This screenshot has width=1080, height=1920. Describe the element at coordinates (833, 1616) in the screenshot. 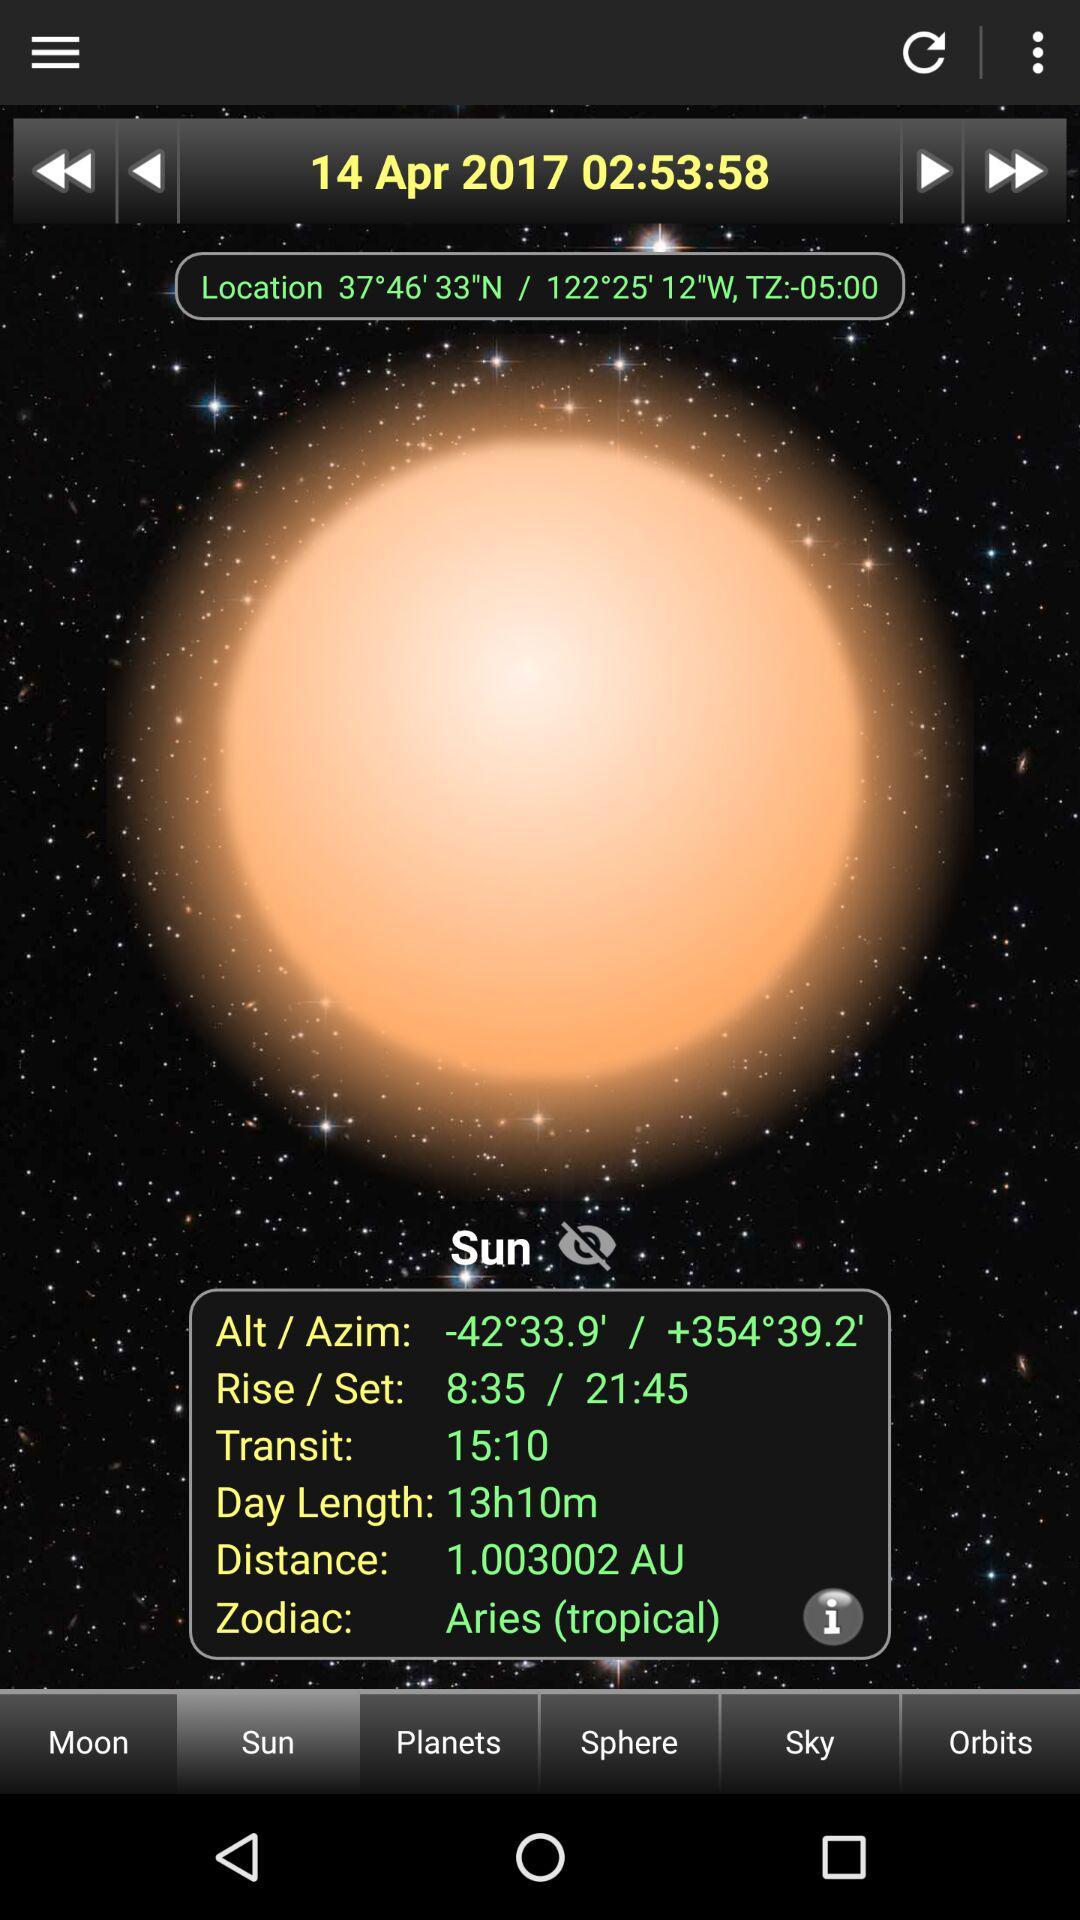

I see `the app next to the aries (tropical)` at that location.